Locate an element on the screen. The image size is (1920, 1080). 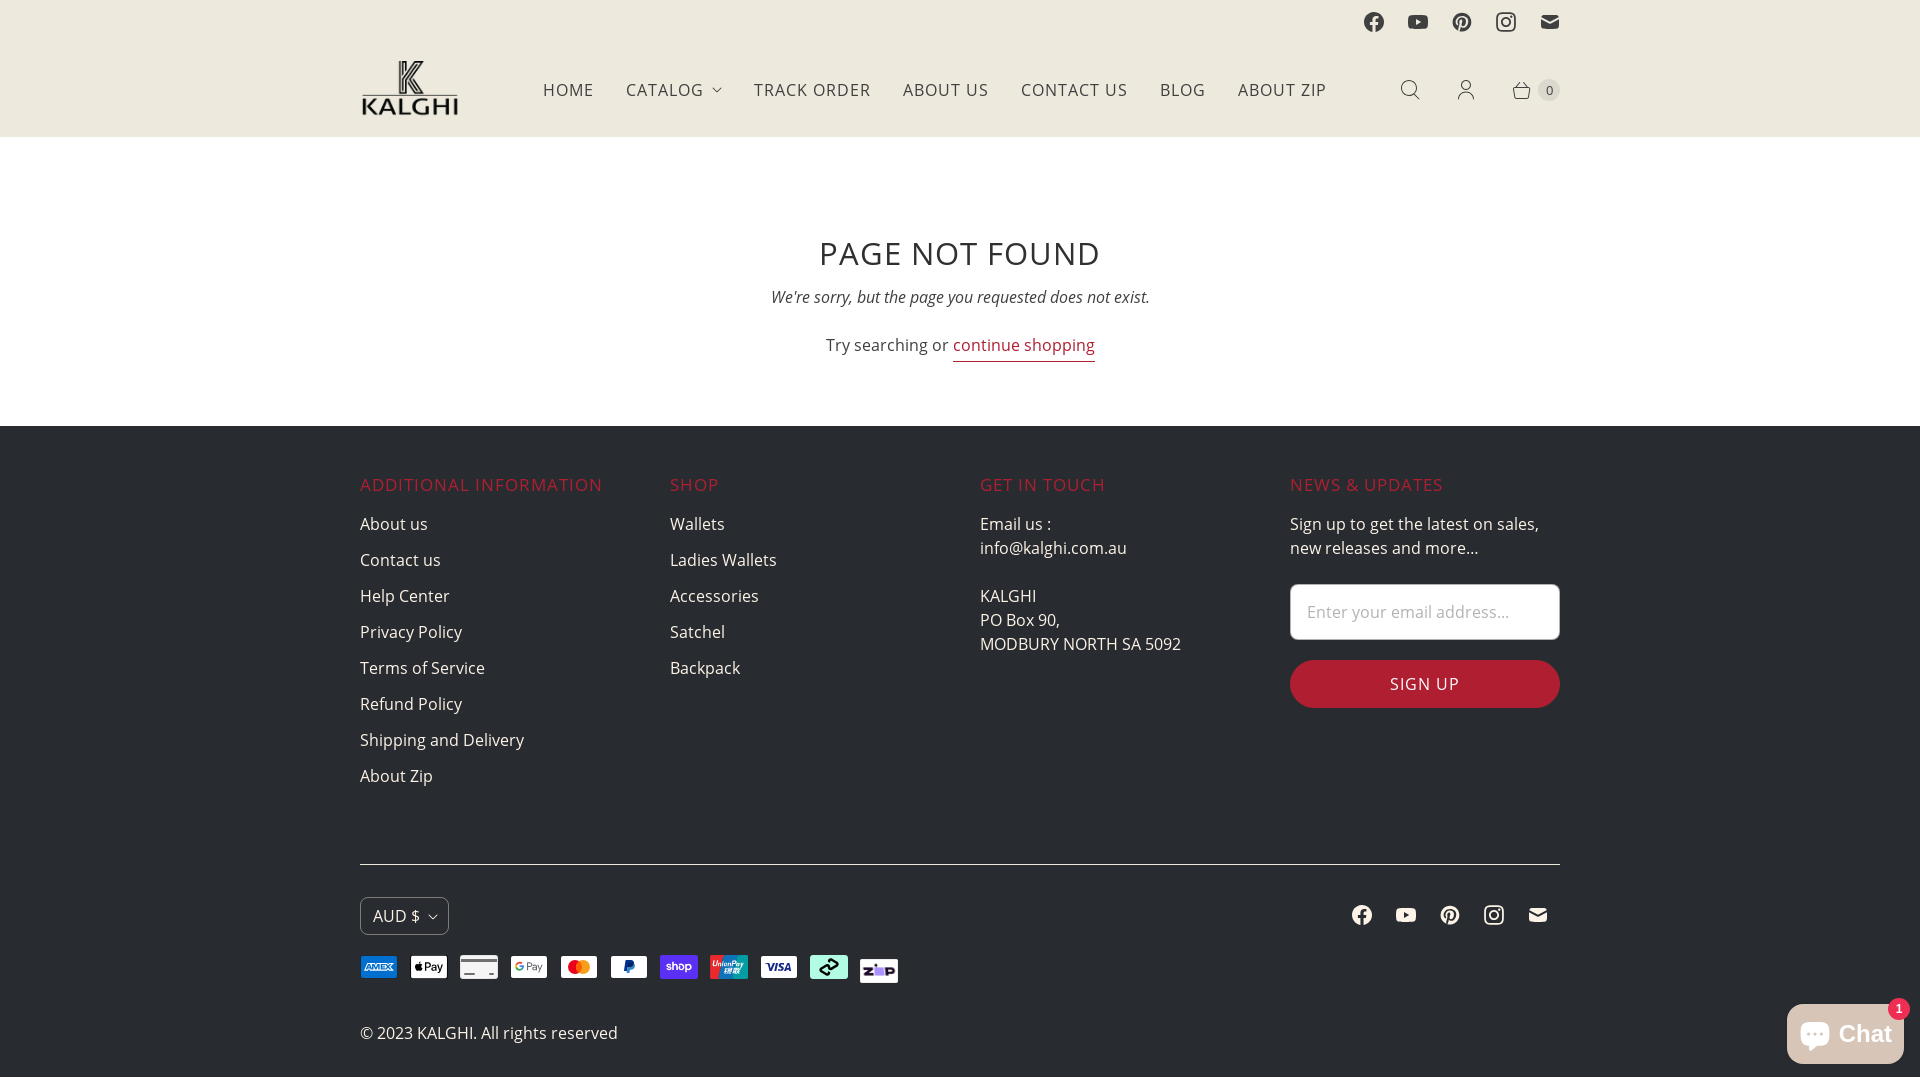
'continue shopping' is located at coordinates (1022, 346).